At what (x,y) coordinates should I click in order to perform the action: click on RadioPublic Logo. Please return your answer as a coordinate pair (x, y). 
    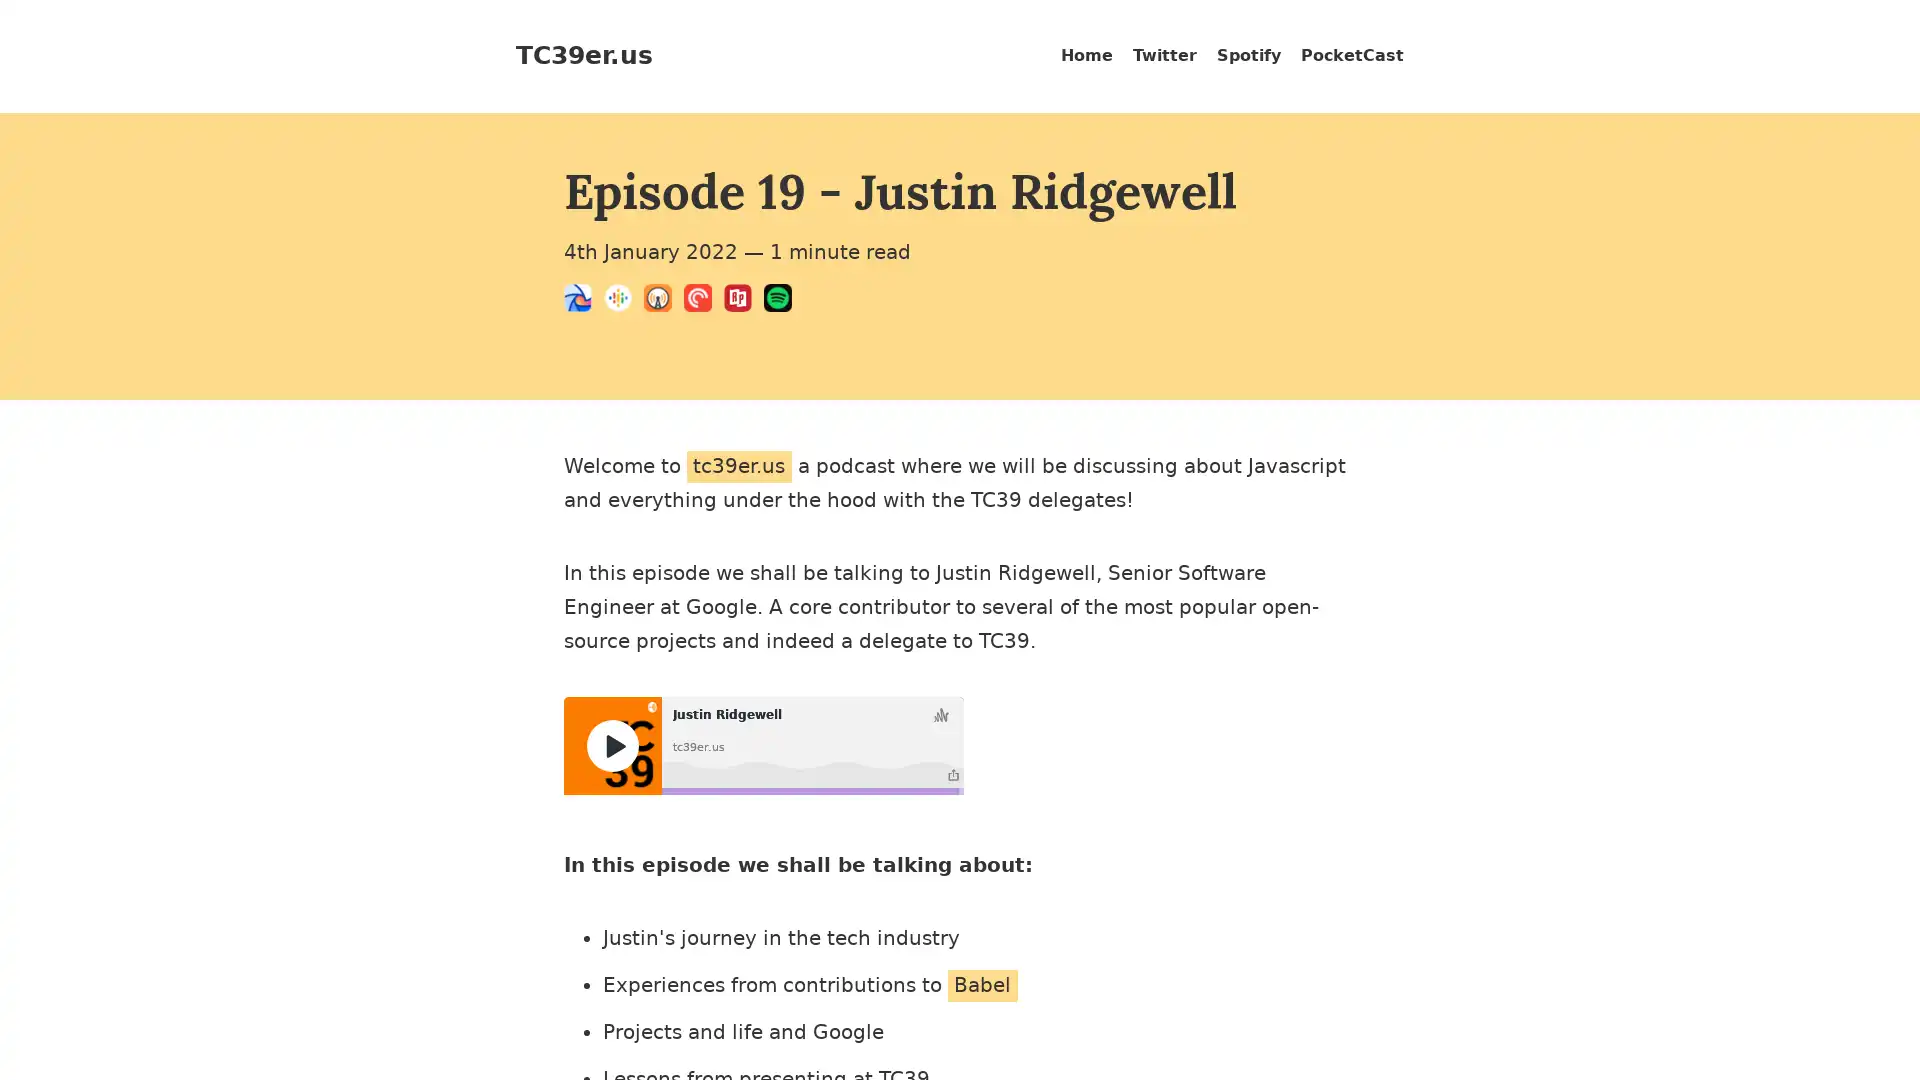
    Looking at the image, I should click on (743, 301).